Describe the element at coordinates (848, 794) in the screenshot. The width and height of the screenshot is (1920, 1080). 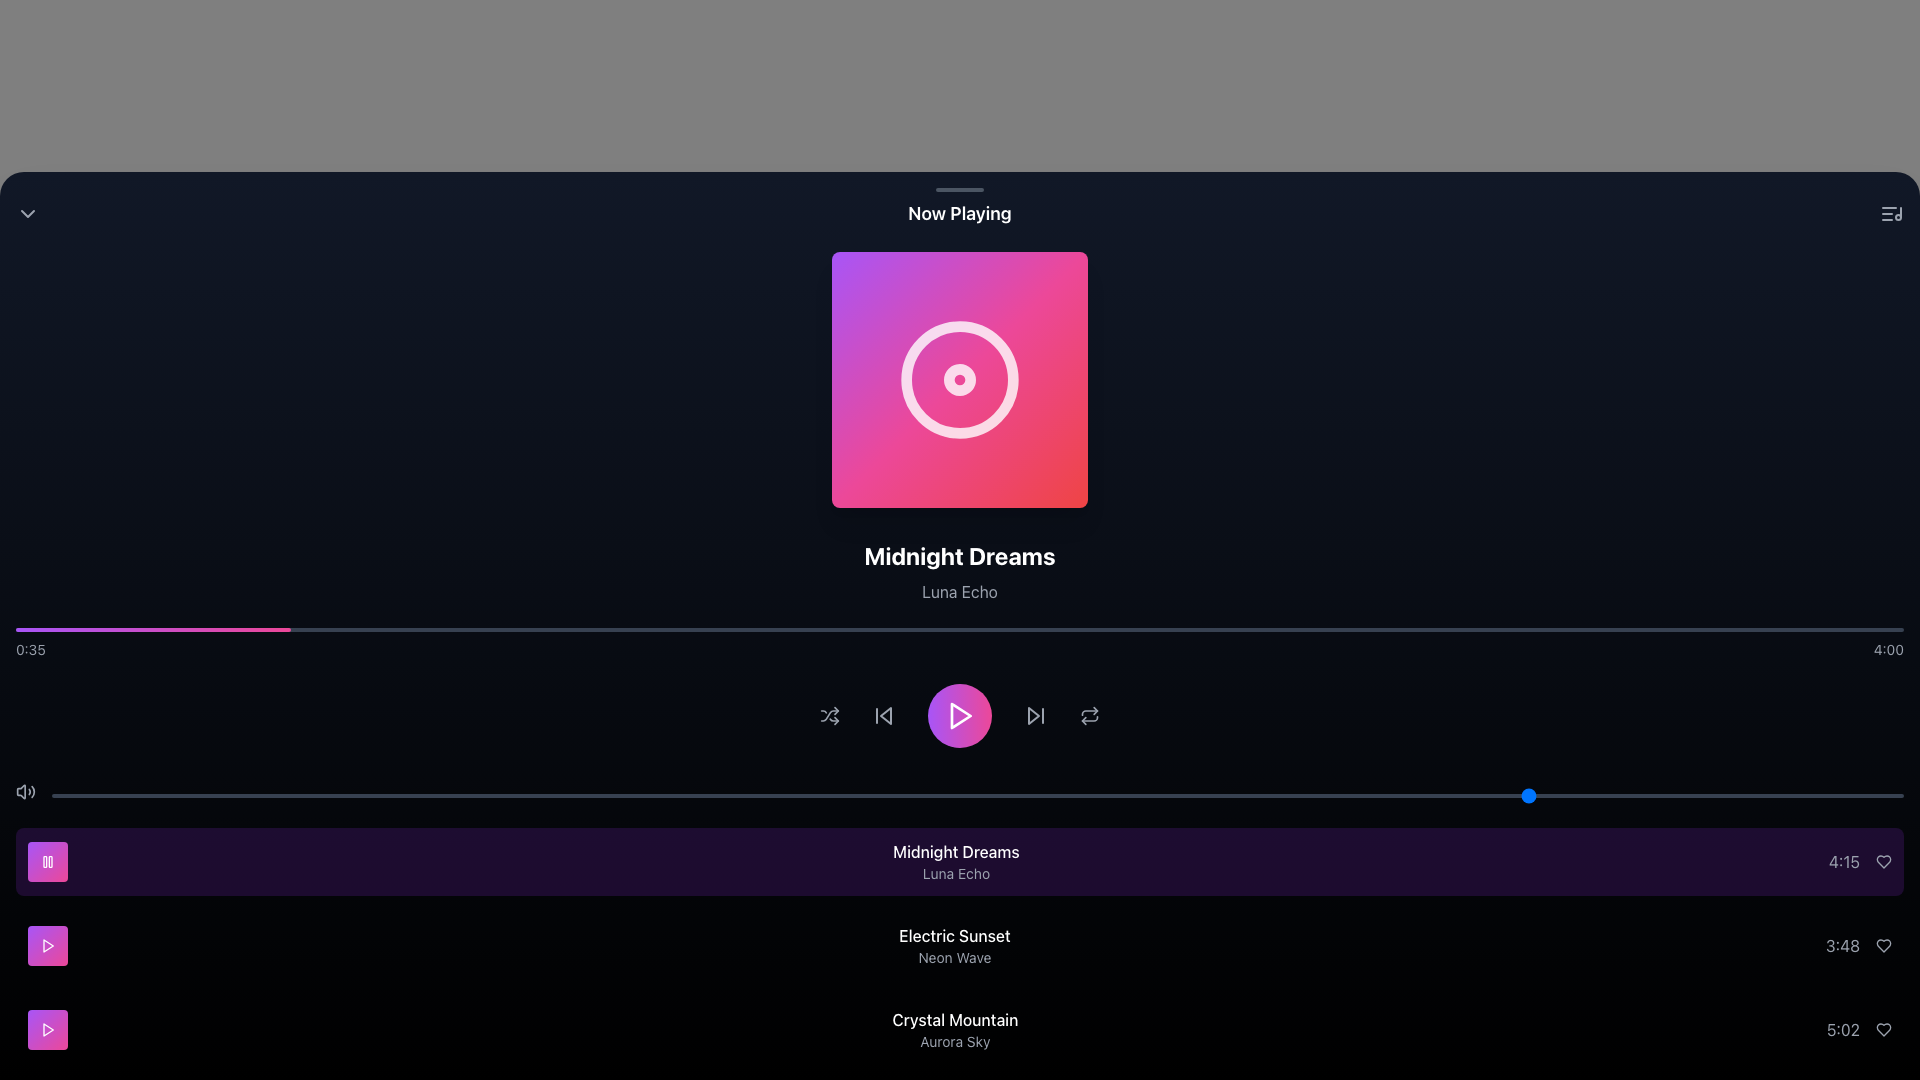
I see `the slider value` at that location.